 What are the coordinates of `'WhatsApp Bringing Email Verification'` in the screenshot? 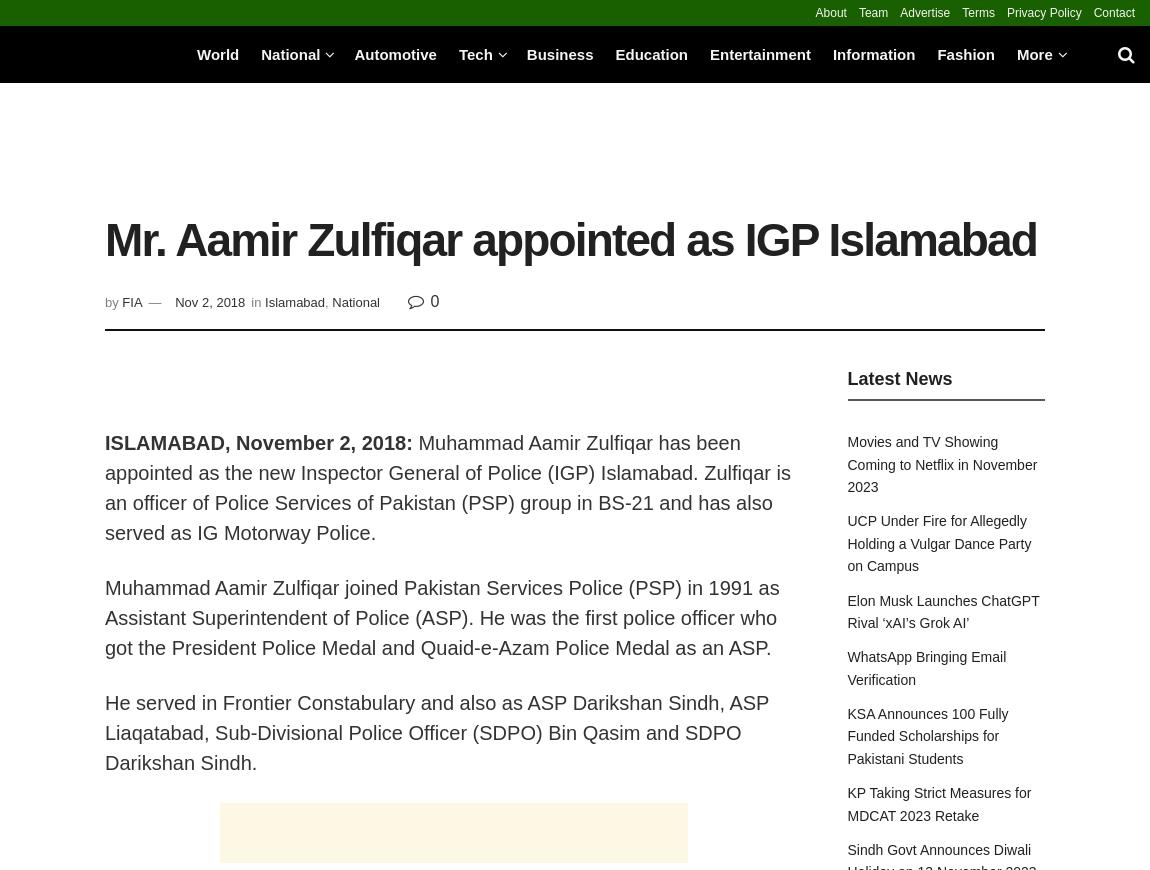 It's located at (926, 667).